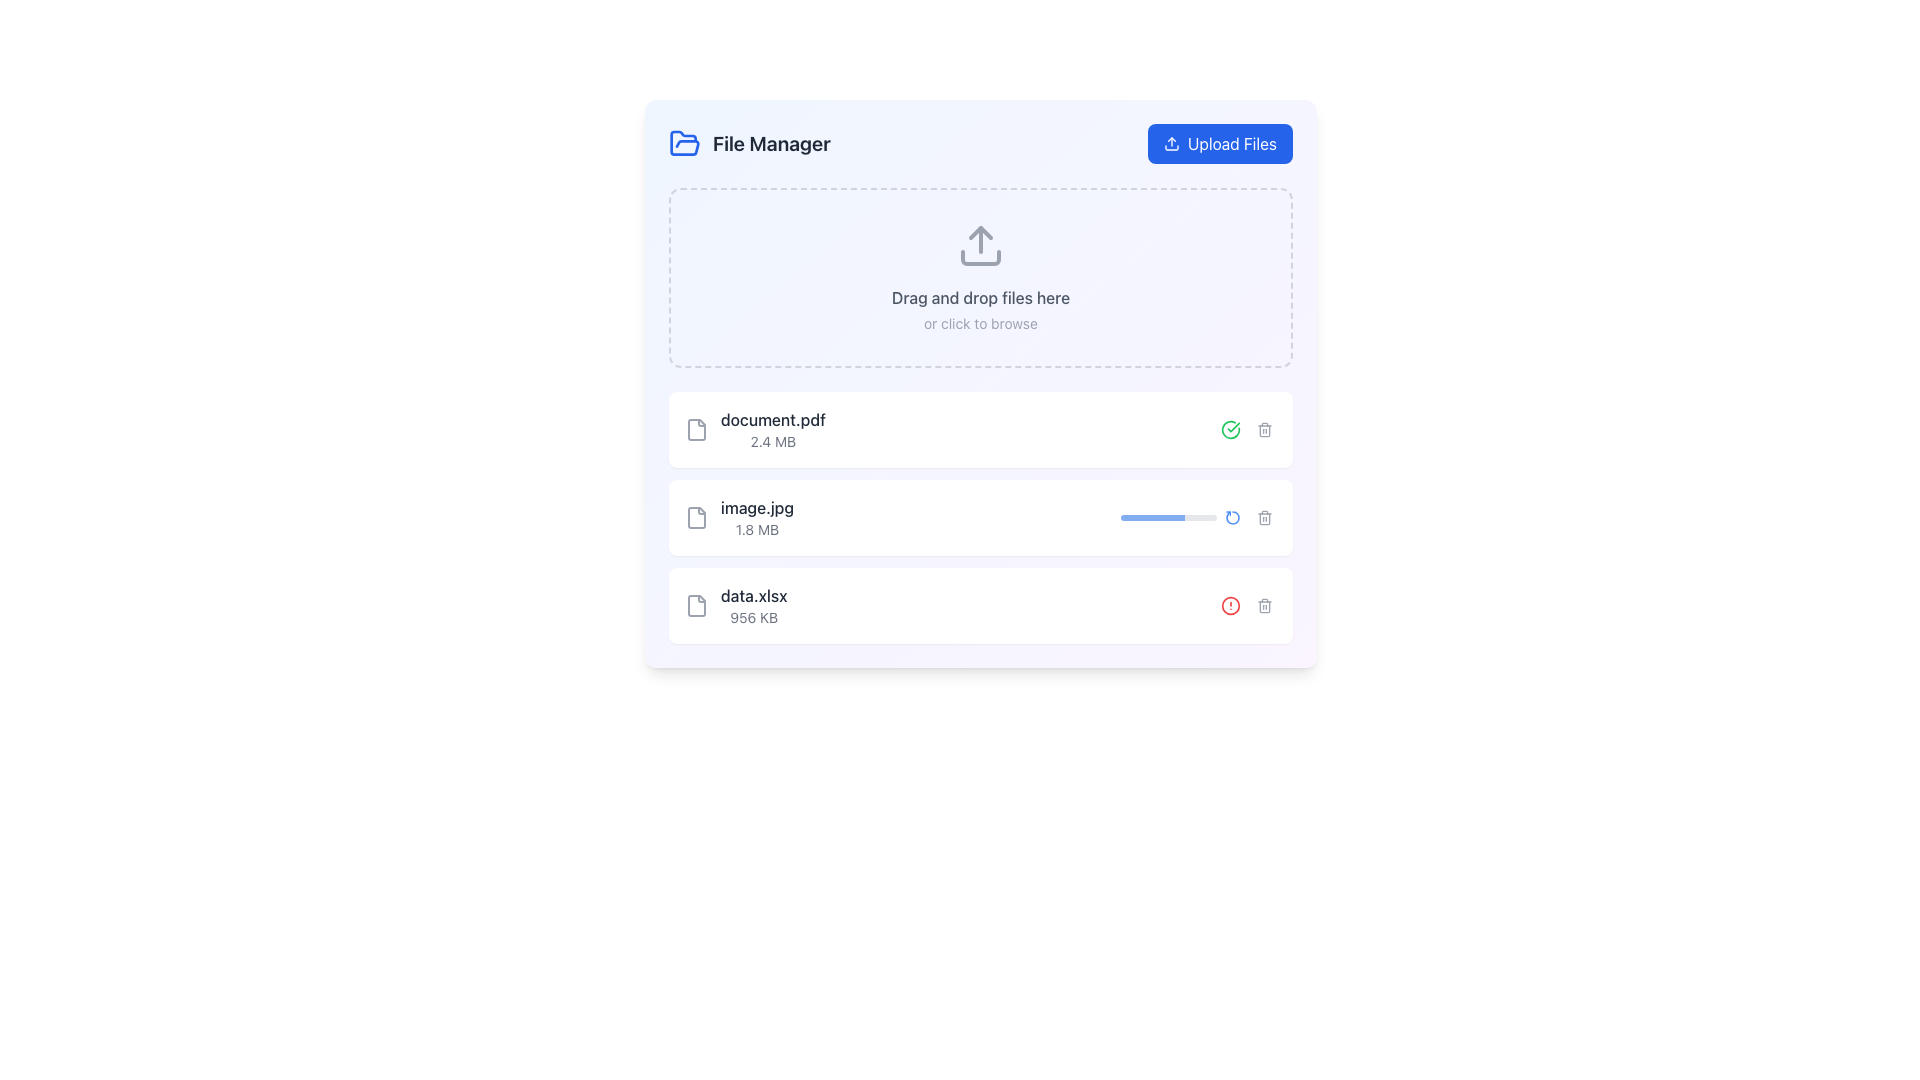 The height and width of the screenshot is (1080, 1920). I want to click on the static text label displaying 'document.pdf', which is the first element in the file manager's list of files, so click(772, 419).